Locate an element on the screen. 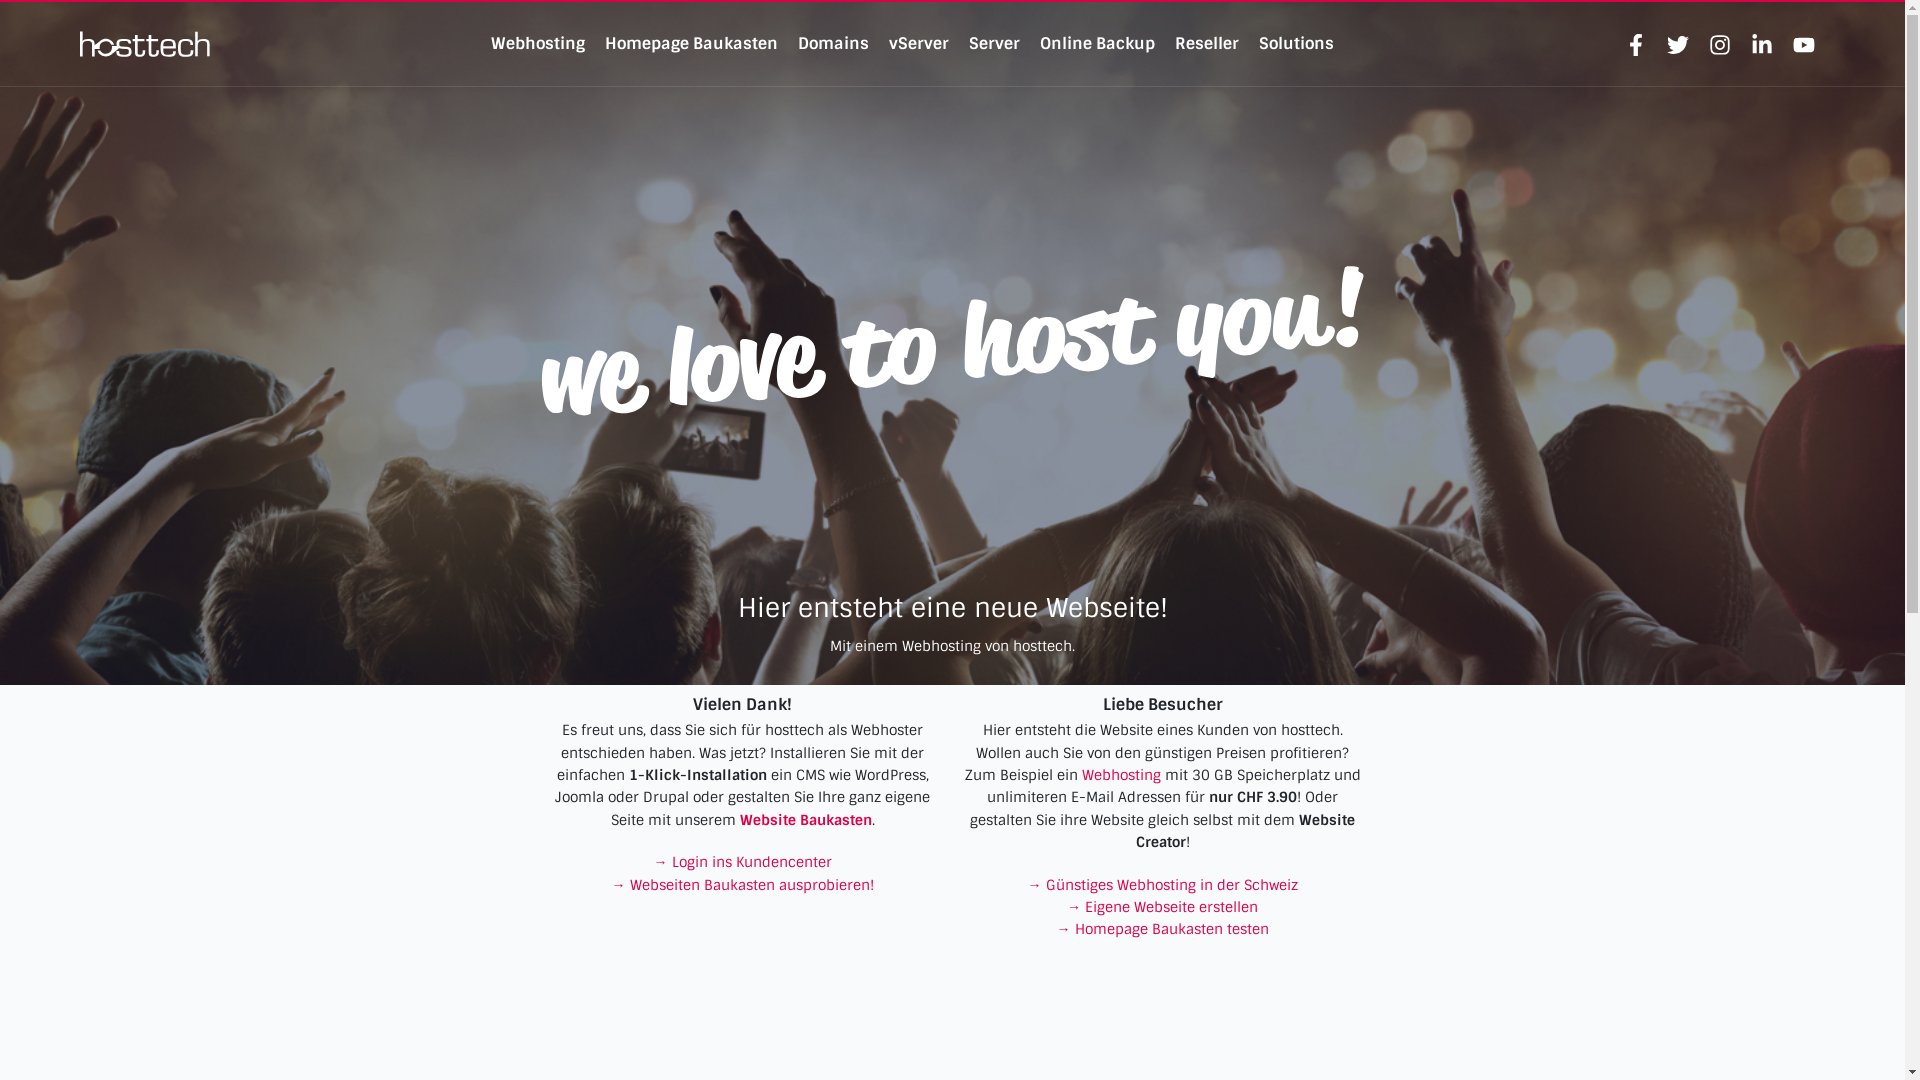  'Webhosting' is located at coordinates (1080, 774).